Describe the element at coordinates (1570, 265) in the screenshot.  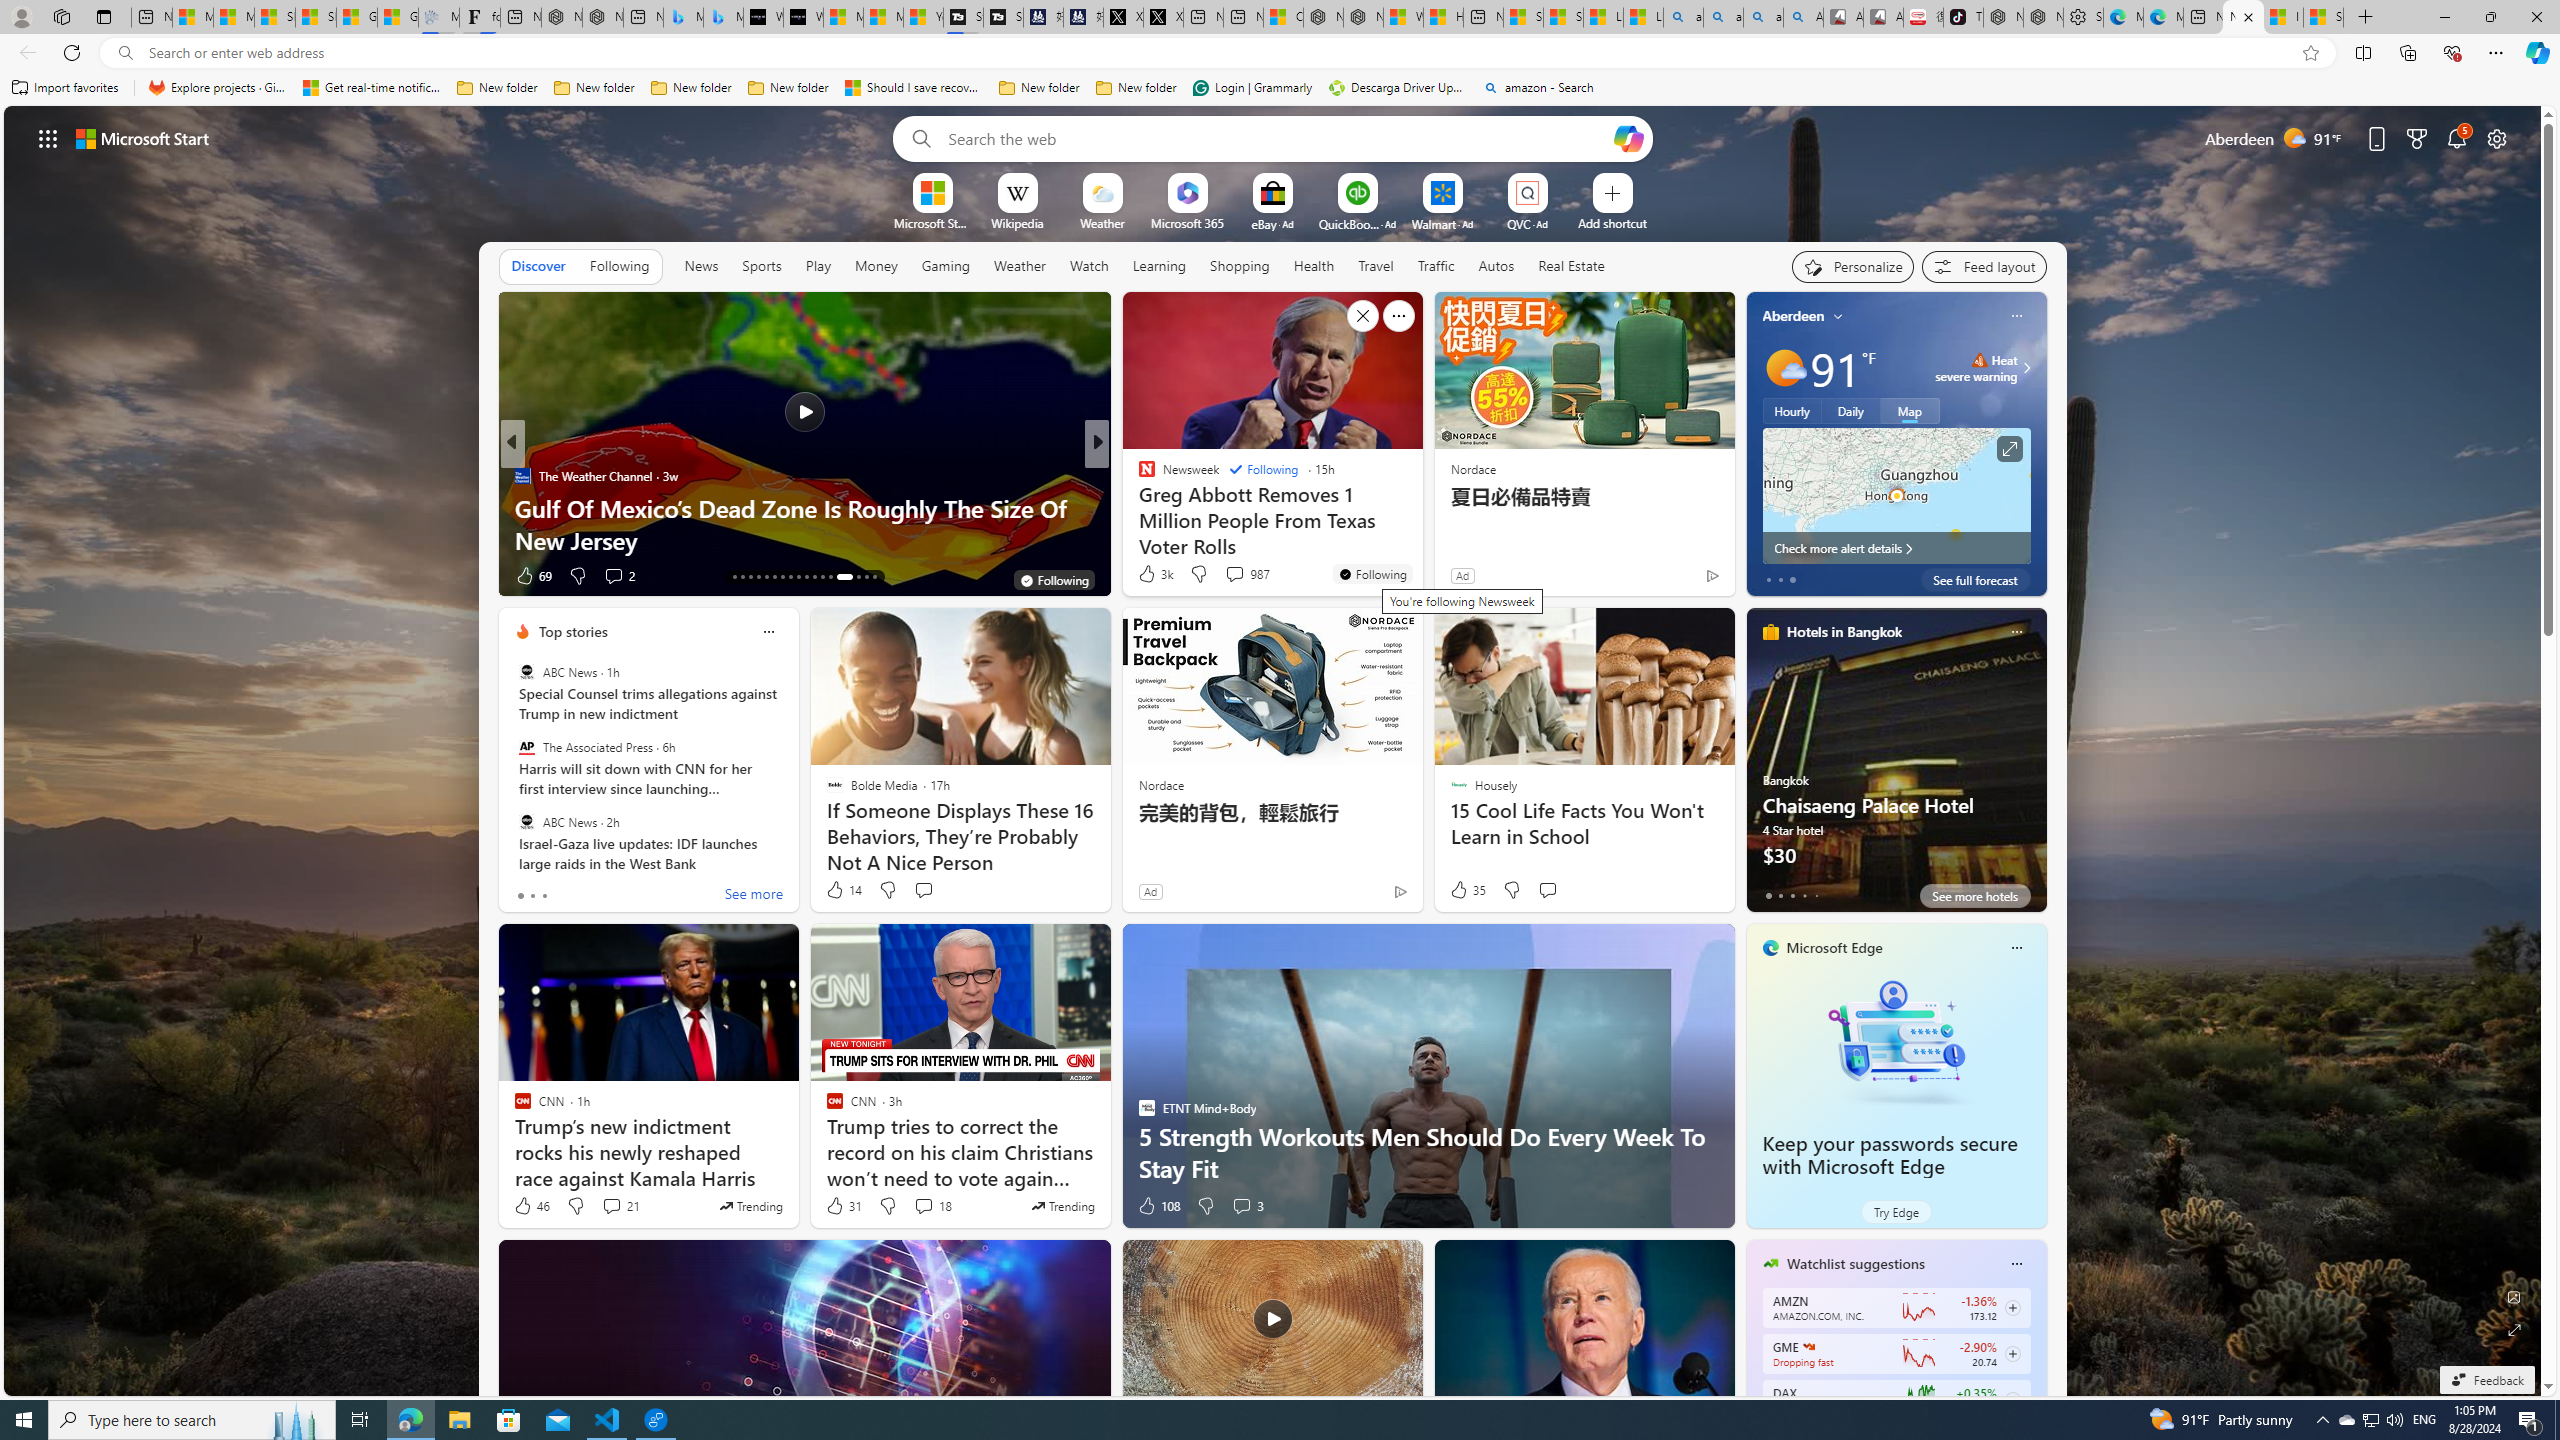
I see `'Real Estate'` at that location.